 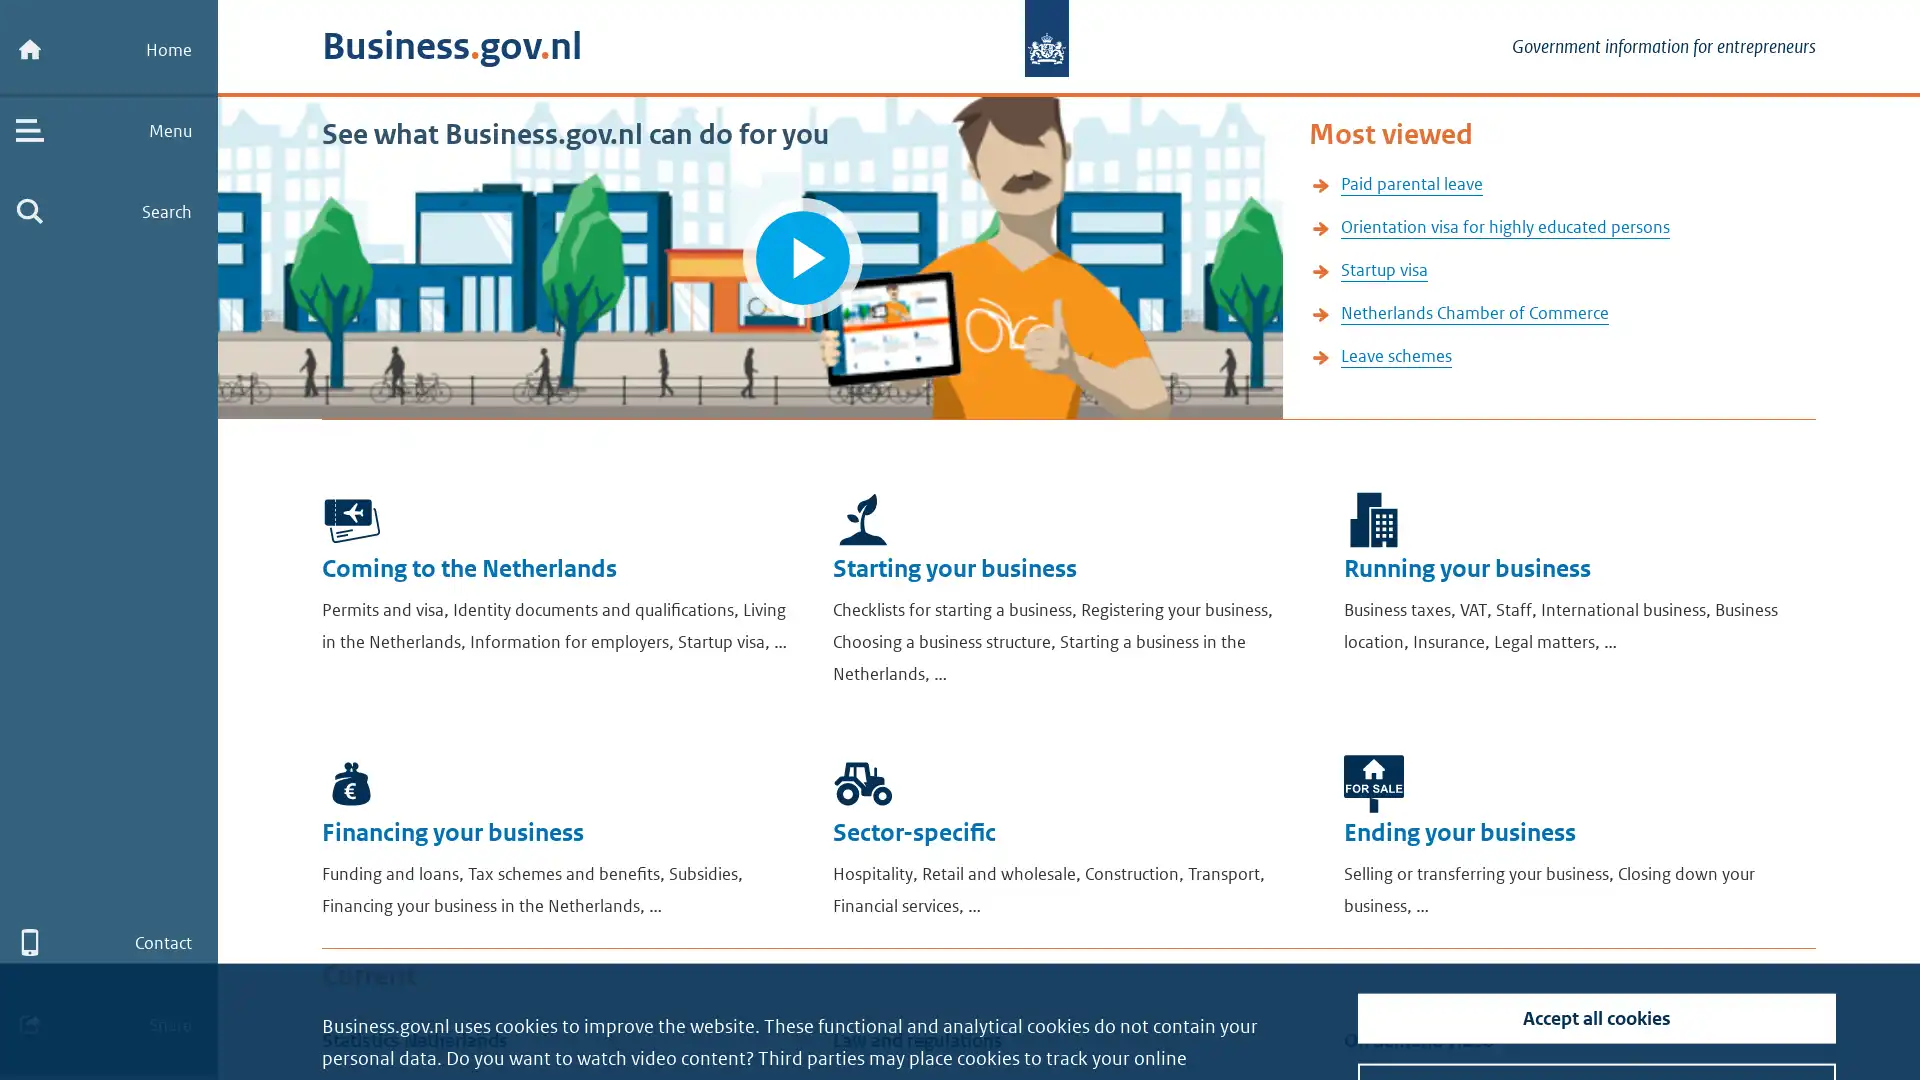 What do you see at coordinates (801, 257) in the screenshot?
I see `Play video` at bounding box center [801, 257].